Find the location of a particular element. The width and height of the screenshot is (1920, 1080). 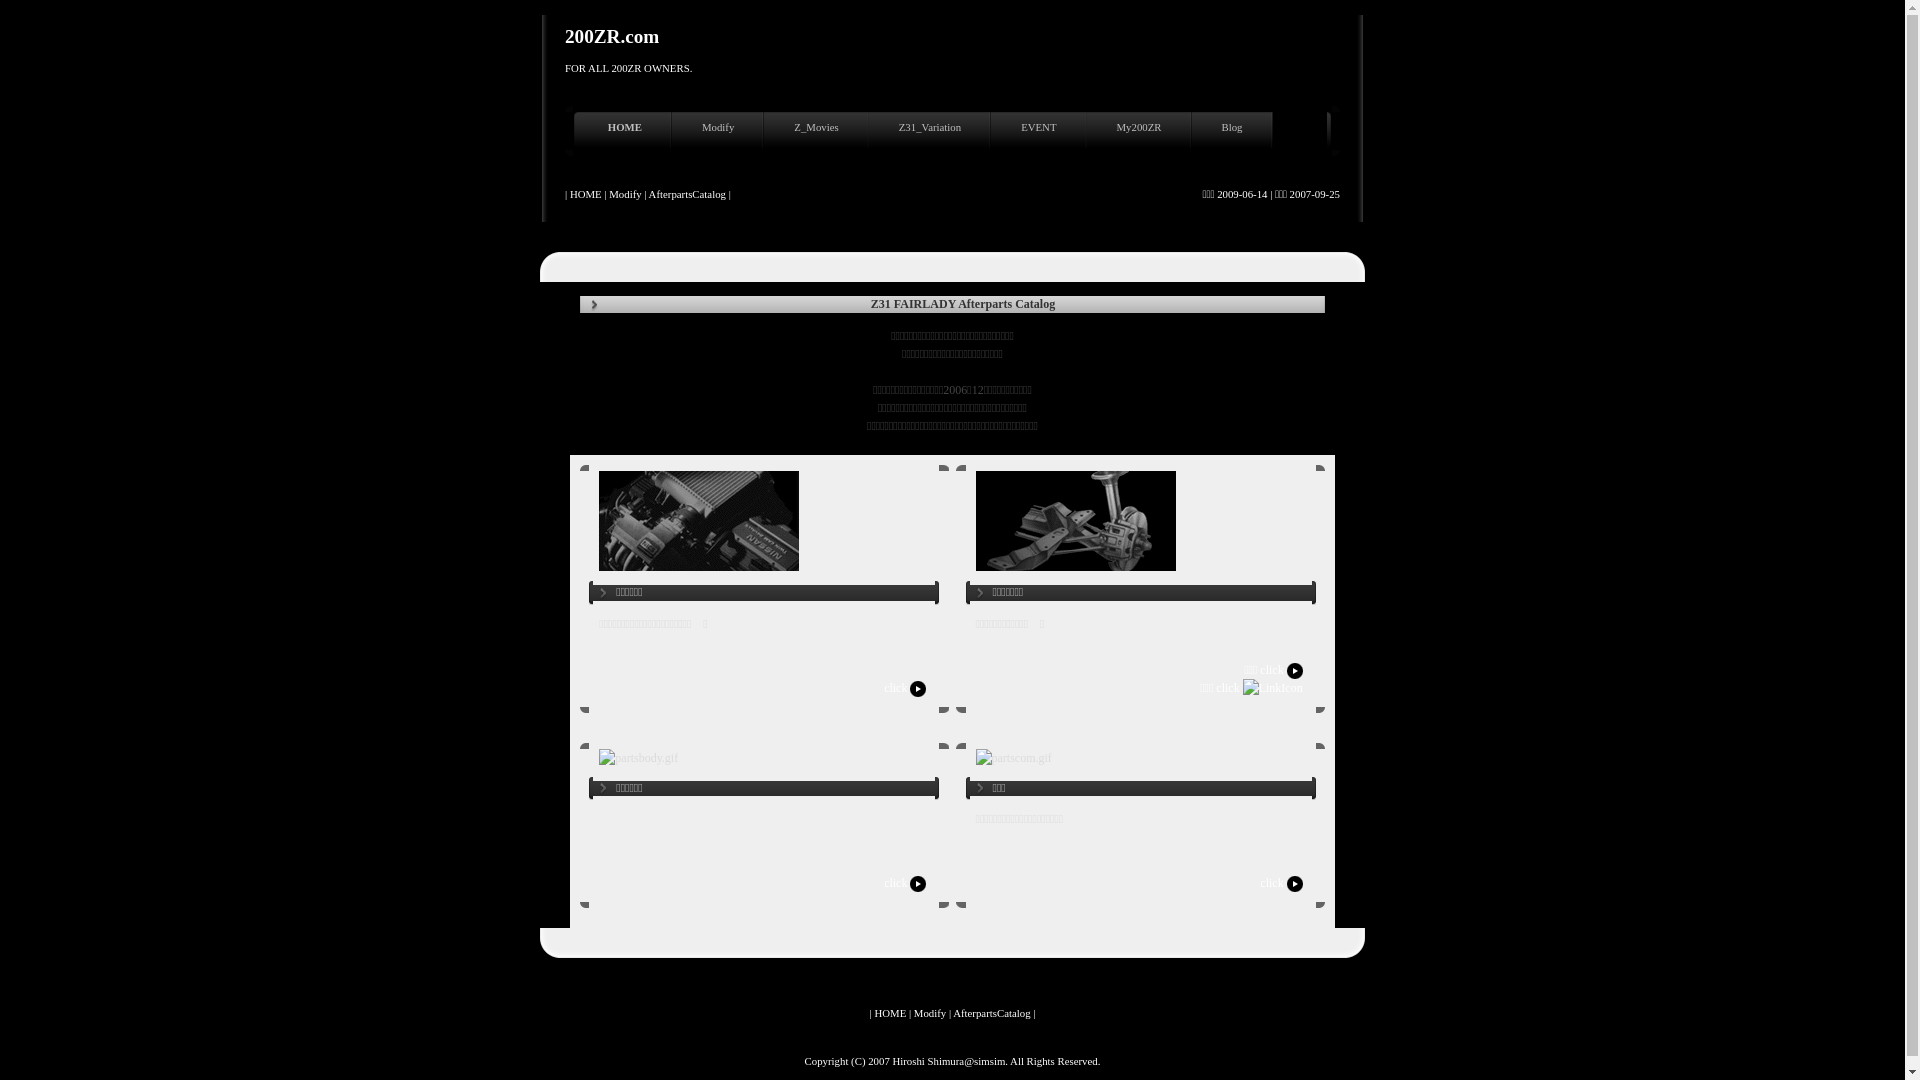

'click' is located at coordinates (905, 882).